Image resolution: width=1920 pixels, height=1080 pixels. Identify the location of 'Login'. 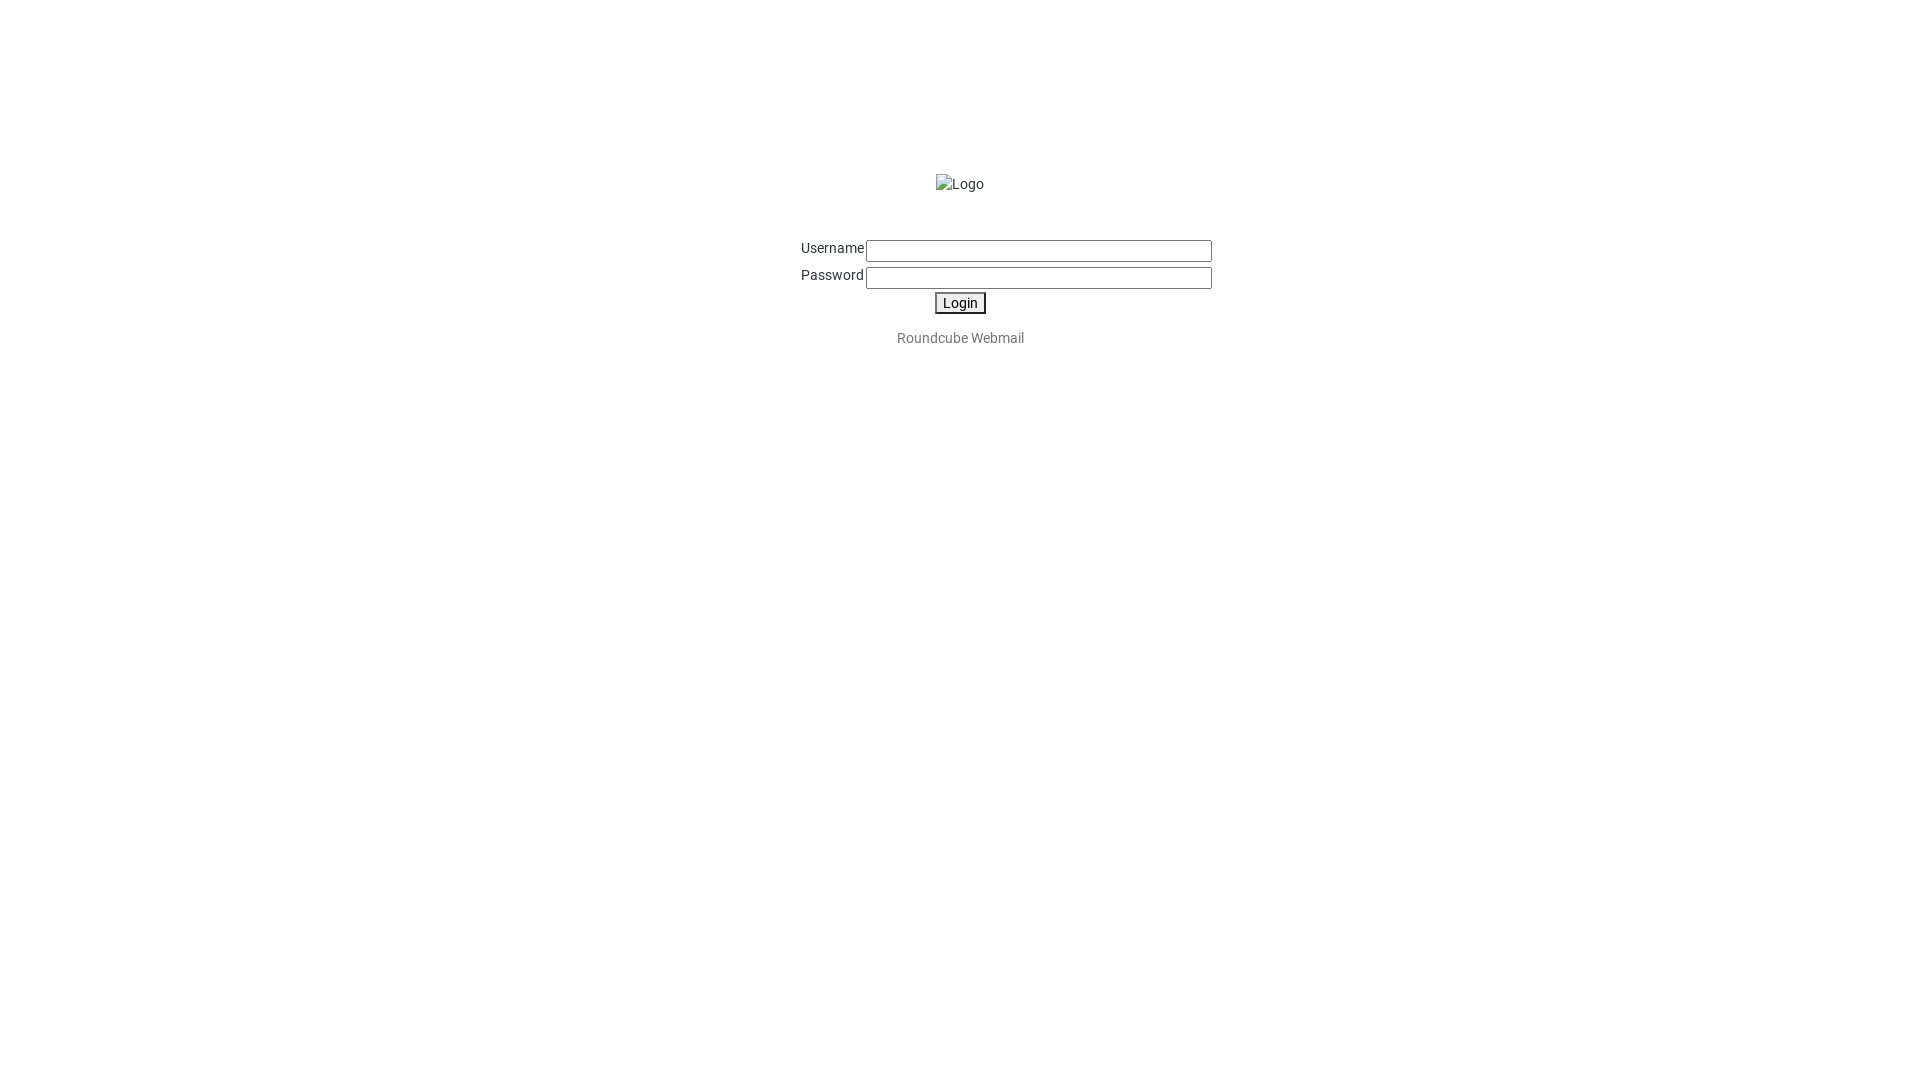
(958, 303).